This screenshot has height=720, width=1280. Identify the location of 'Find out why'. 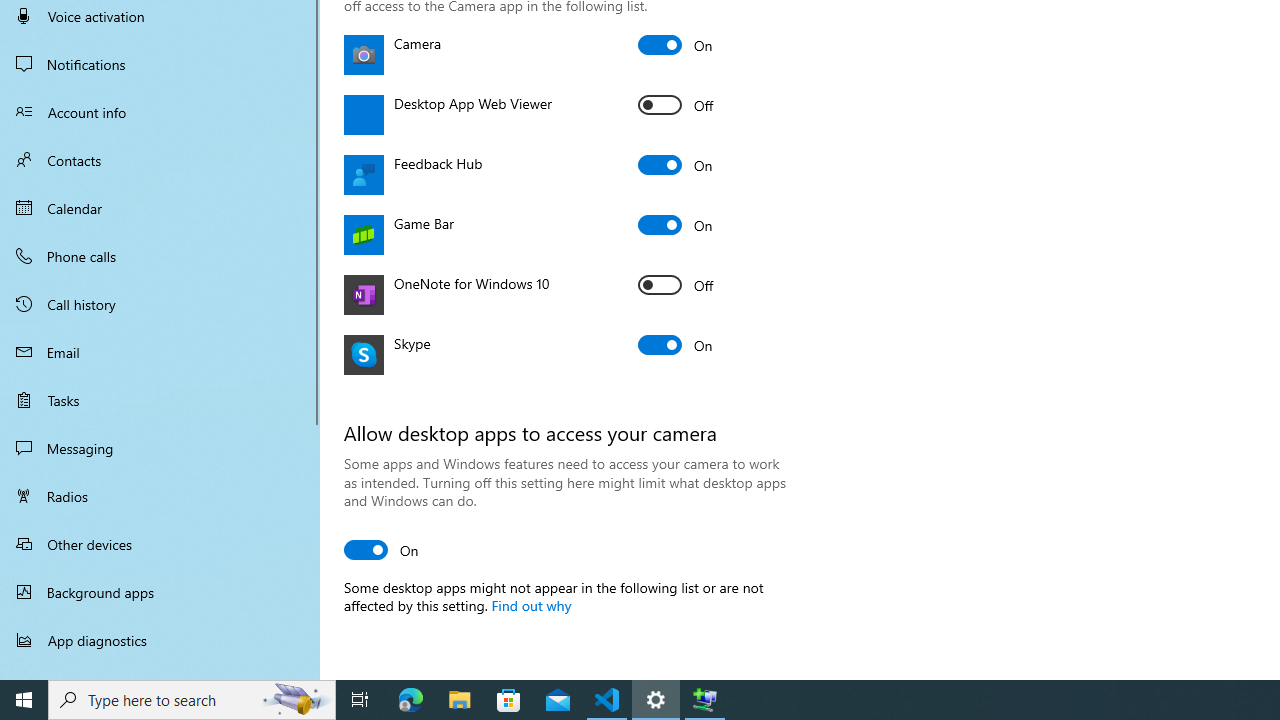
(530, 604).